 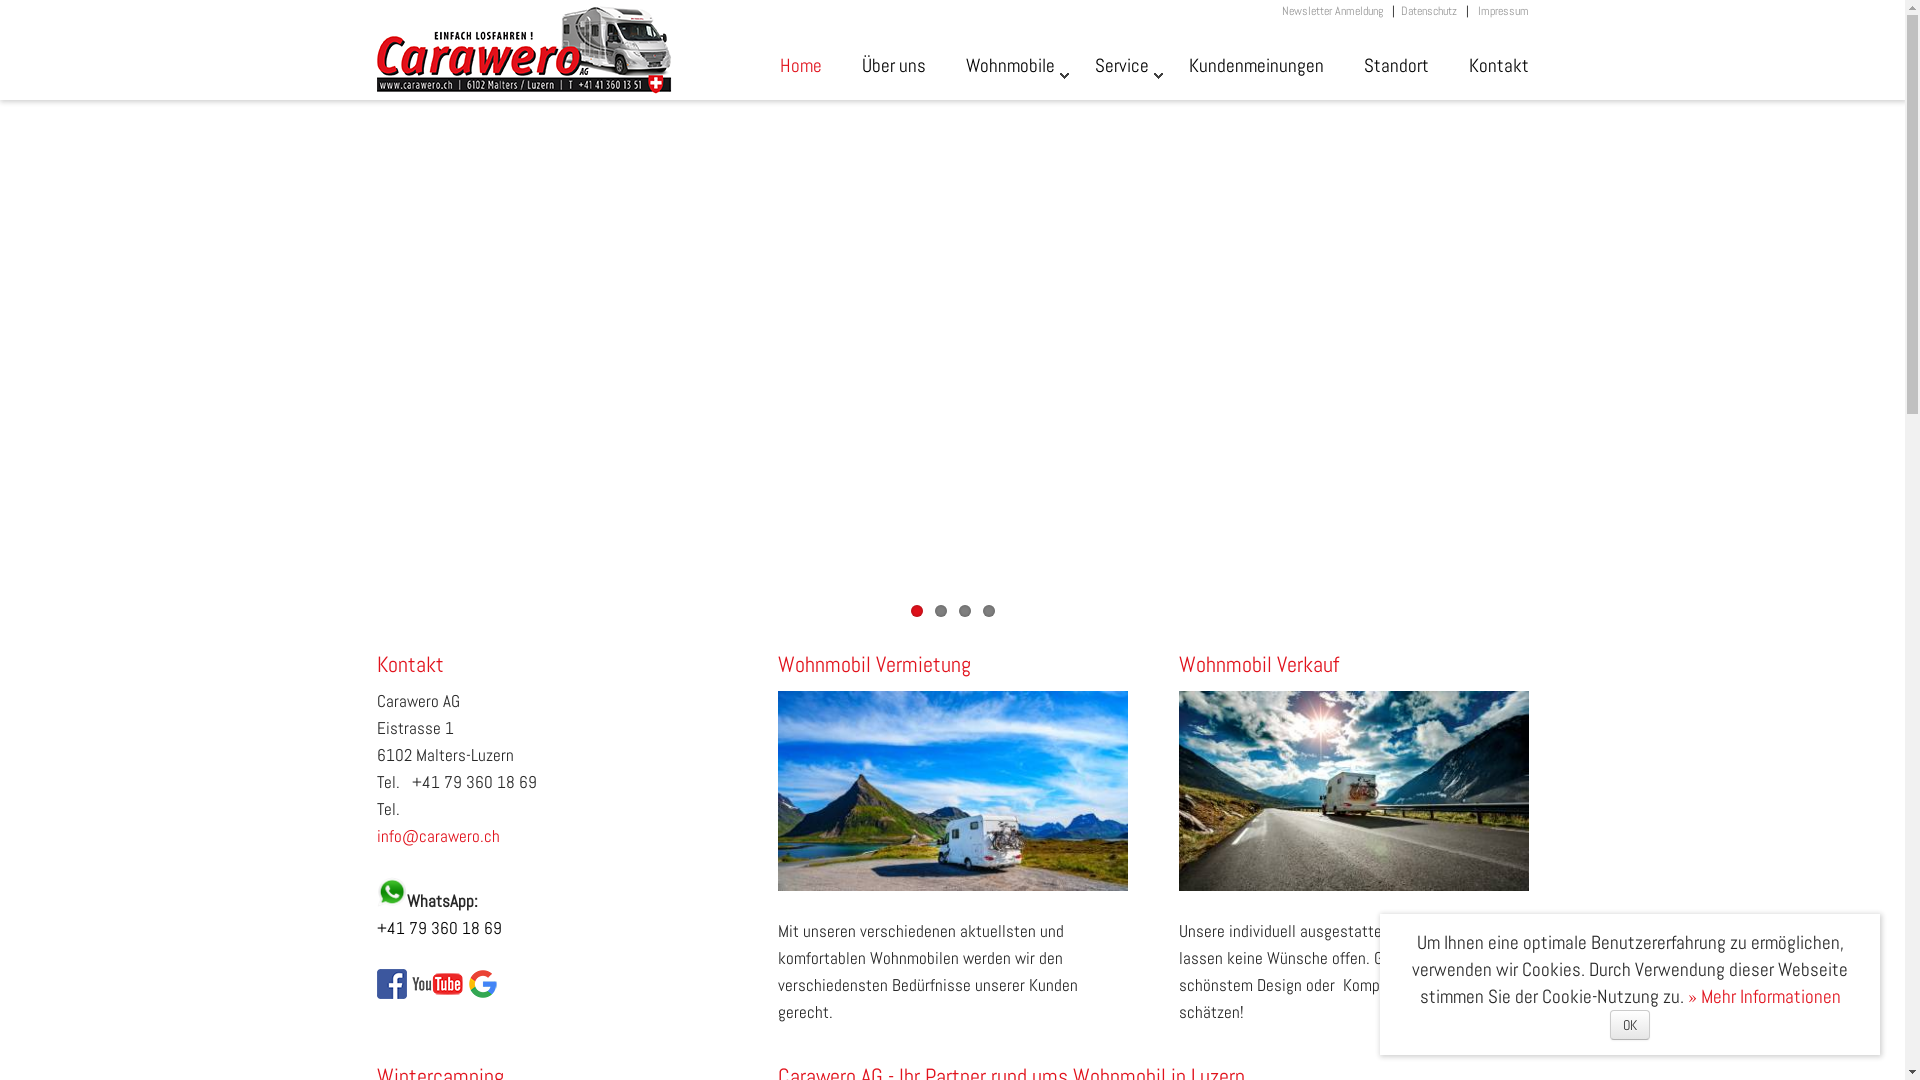 What do you see at coordinates (988, 609) in the screenshot?
I see `'4'` at bounding box center [988, 609].